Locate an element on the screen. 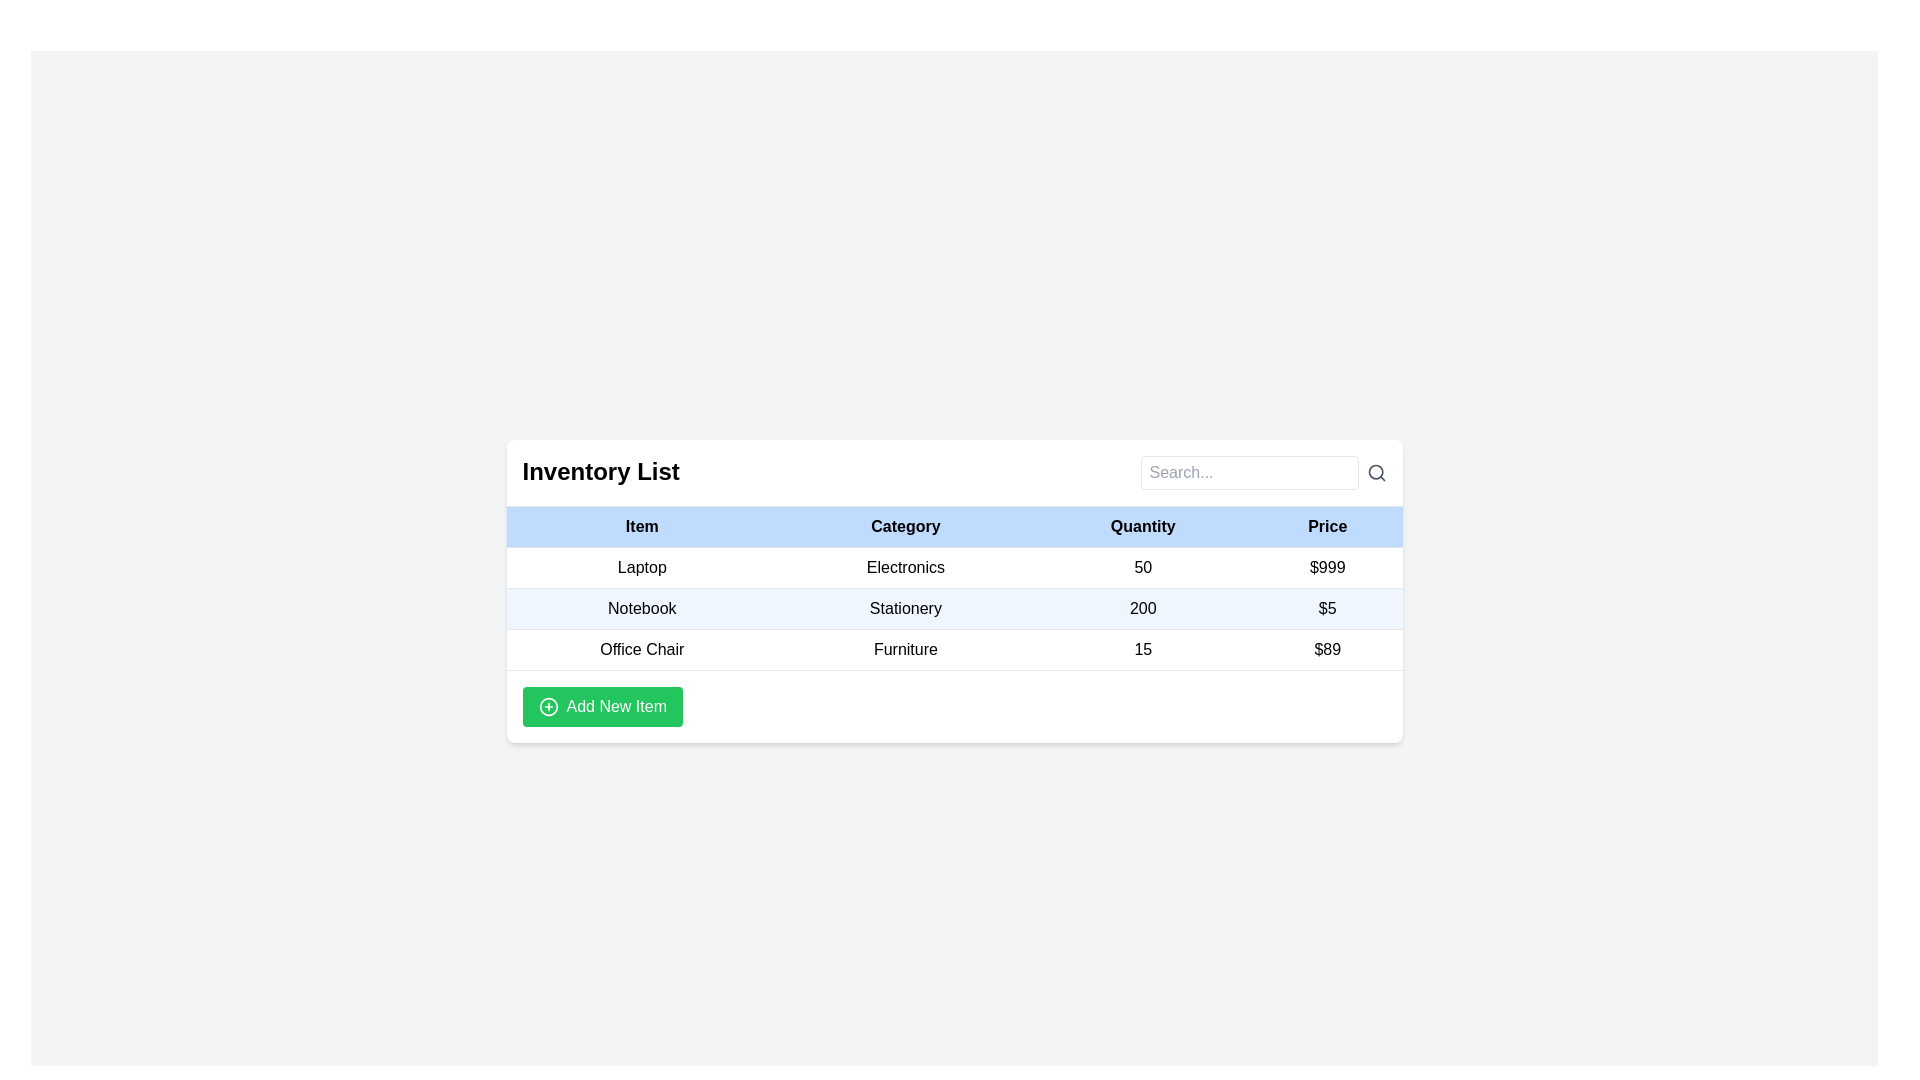  a specific row in the Inventory List table is located at coordinates (953, 587).